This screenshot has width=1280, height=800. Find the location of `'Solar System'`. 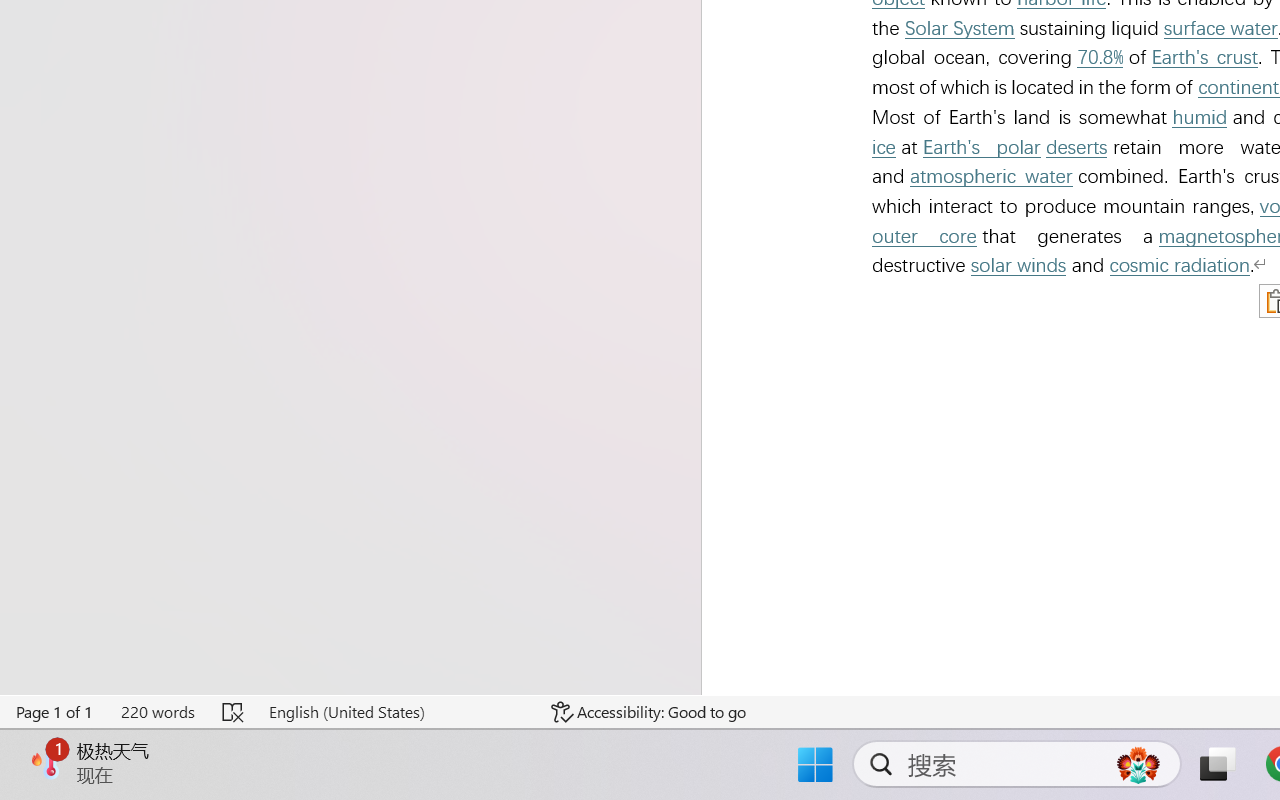

'Solar System' is located at coordinates (960, 28).